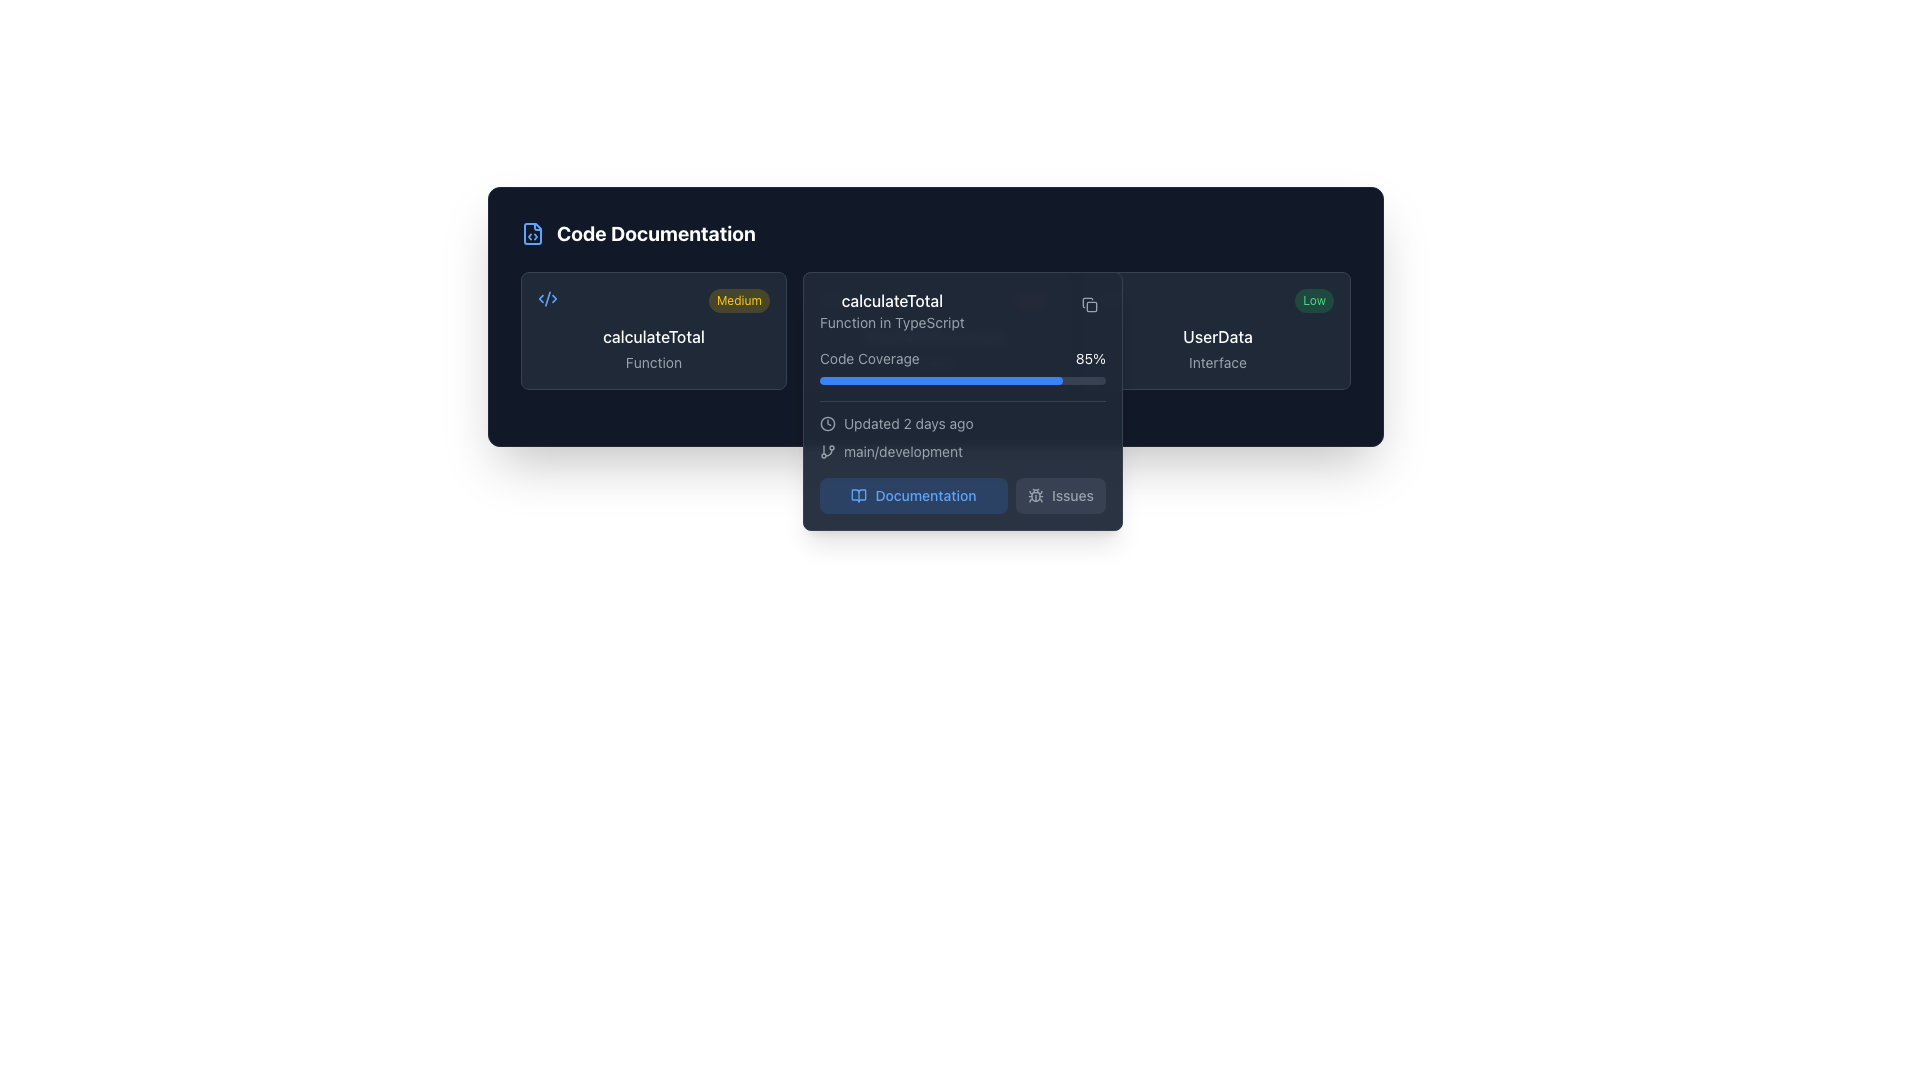  Describe the element at coordinates (547, 299) in the screenshot. I see `the blue SVG graphic icon representing XML code located within the 'Medium' section, positioned above the text 'calculateTotal'` at that location.